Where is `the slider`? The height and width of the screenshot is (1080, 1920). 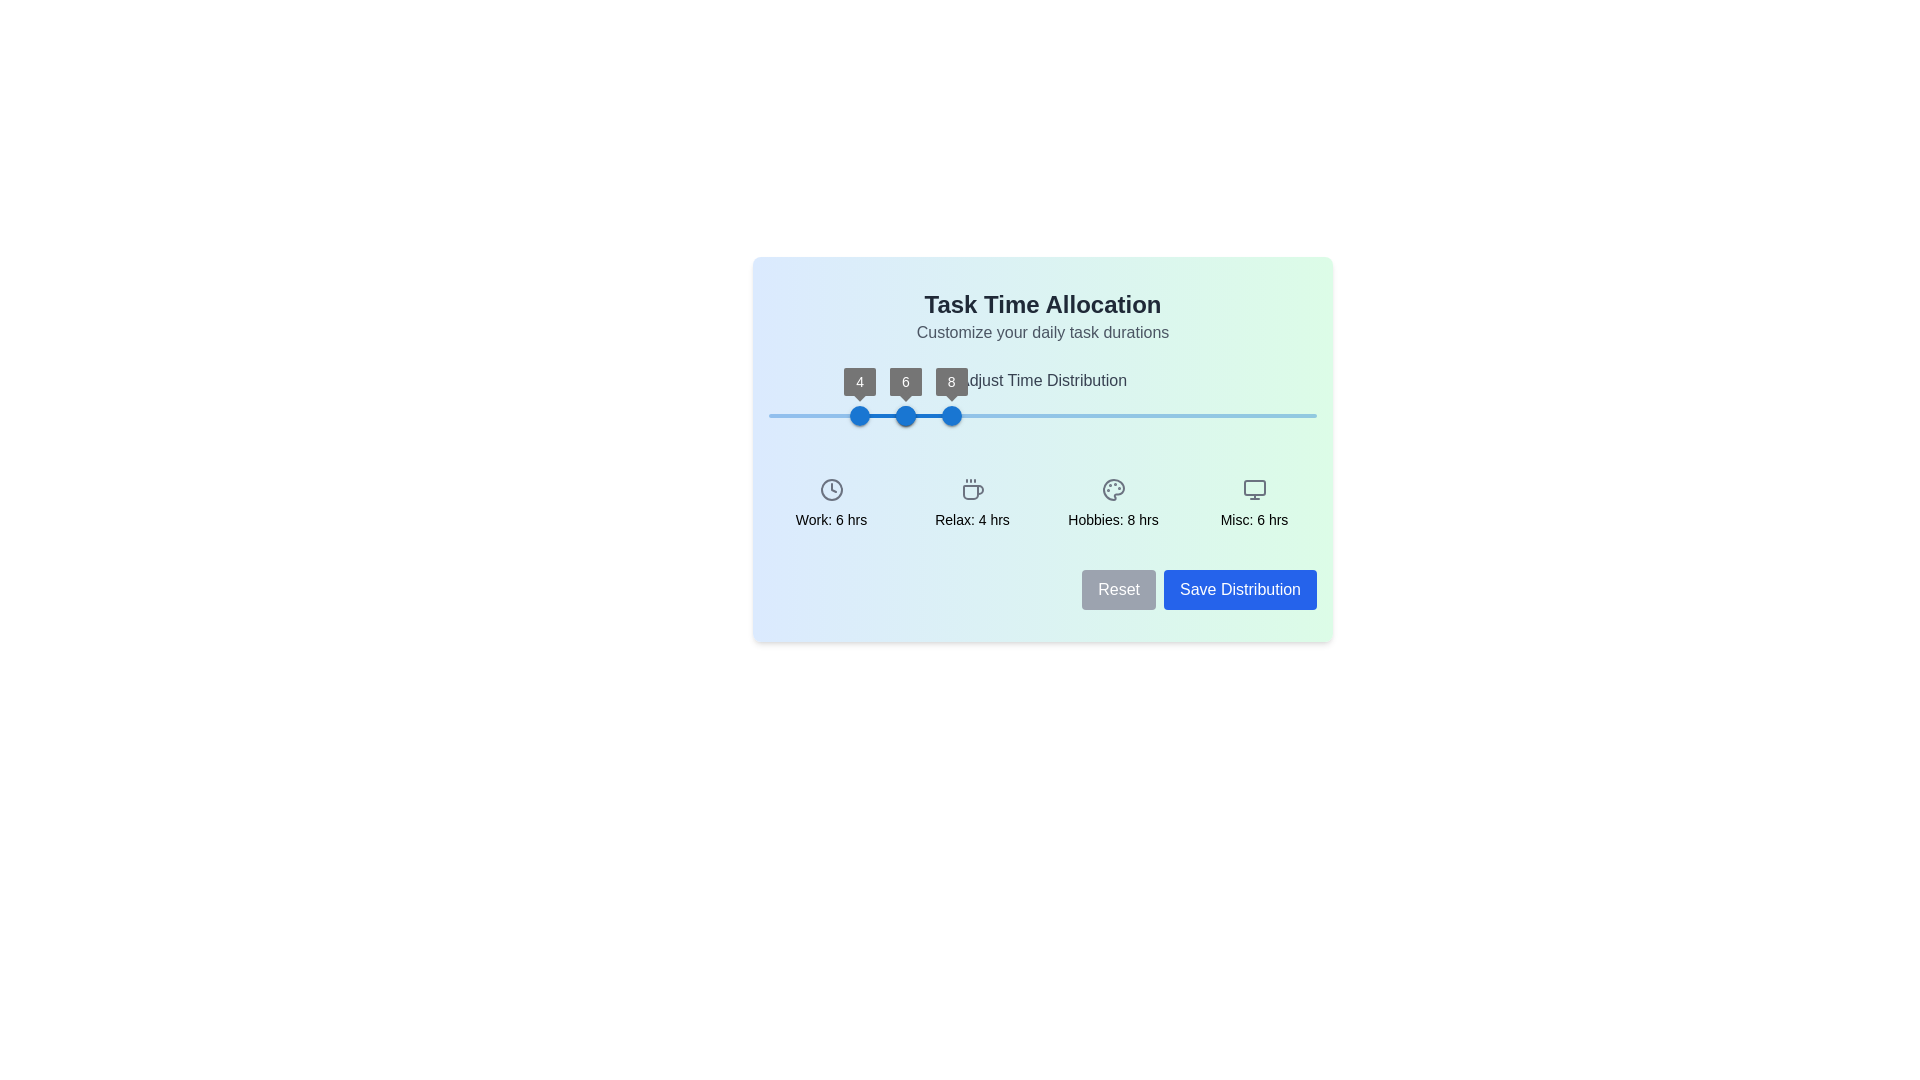 the slider is located at coordinates (924, 415).